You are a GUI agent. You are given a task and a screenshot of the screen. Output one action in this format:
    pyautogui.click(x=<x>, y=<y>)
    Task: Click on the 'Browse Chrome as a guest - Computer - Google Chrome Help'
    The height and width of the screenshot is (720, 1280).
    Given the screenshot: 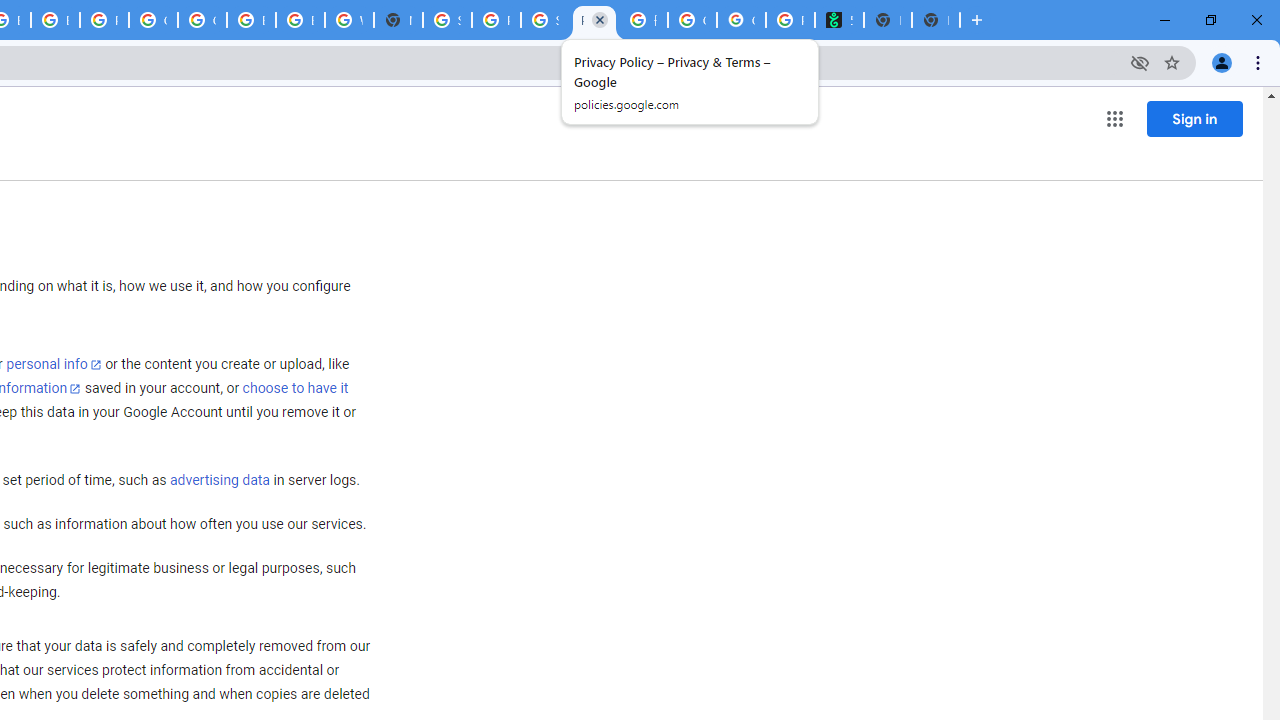 What is the action you would take?
    pyautogui.click(x=250, y=20)
    